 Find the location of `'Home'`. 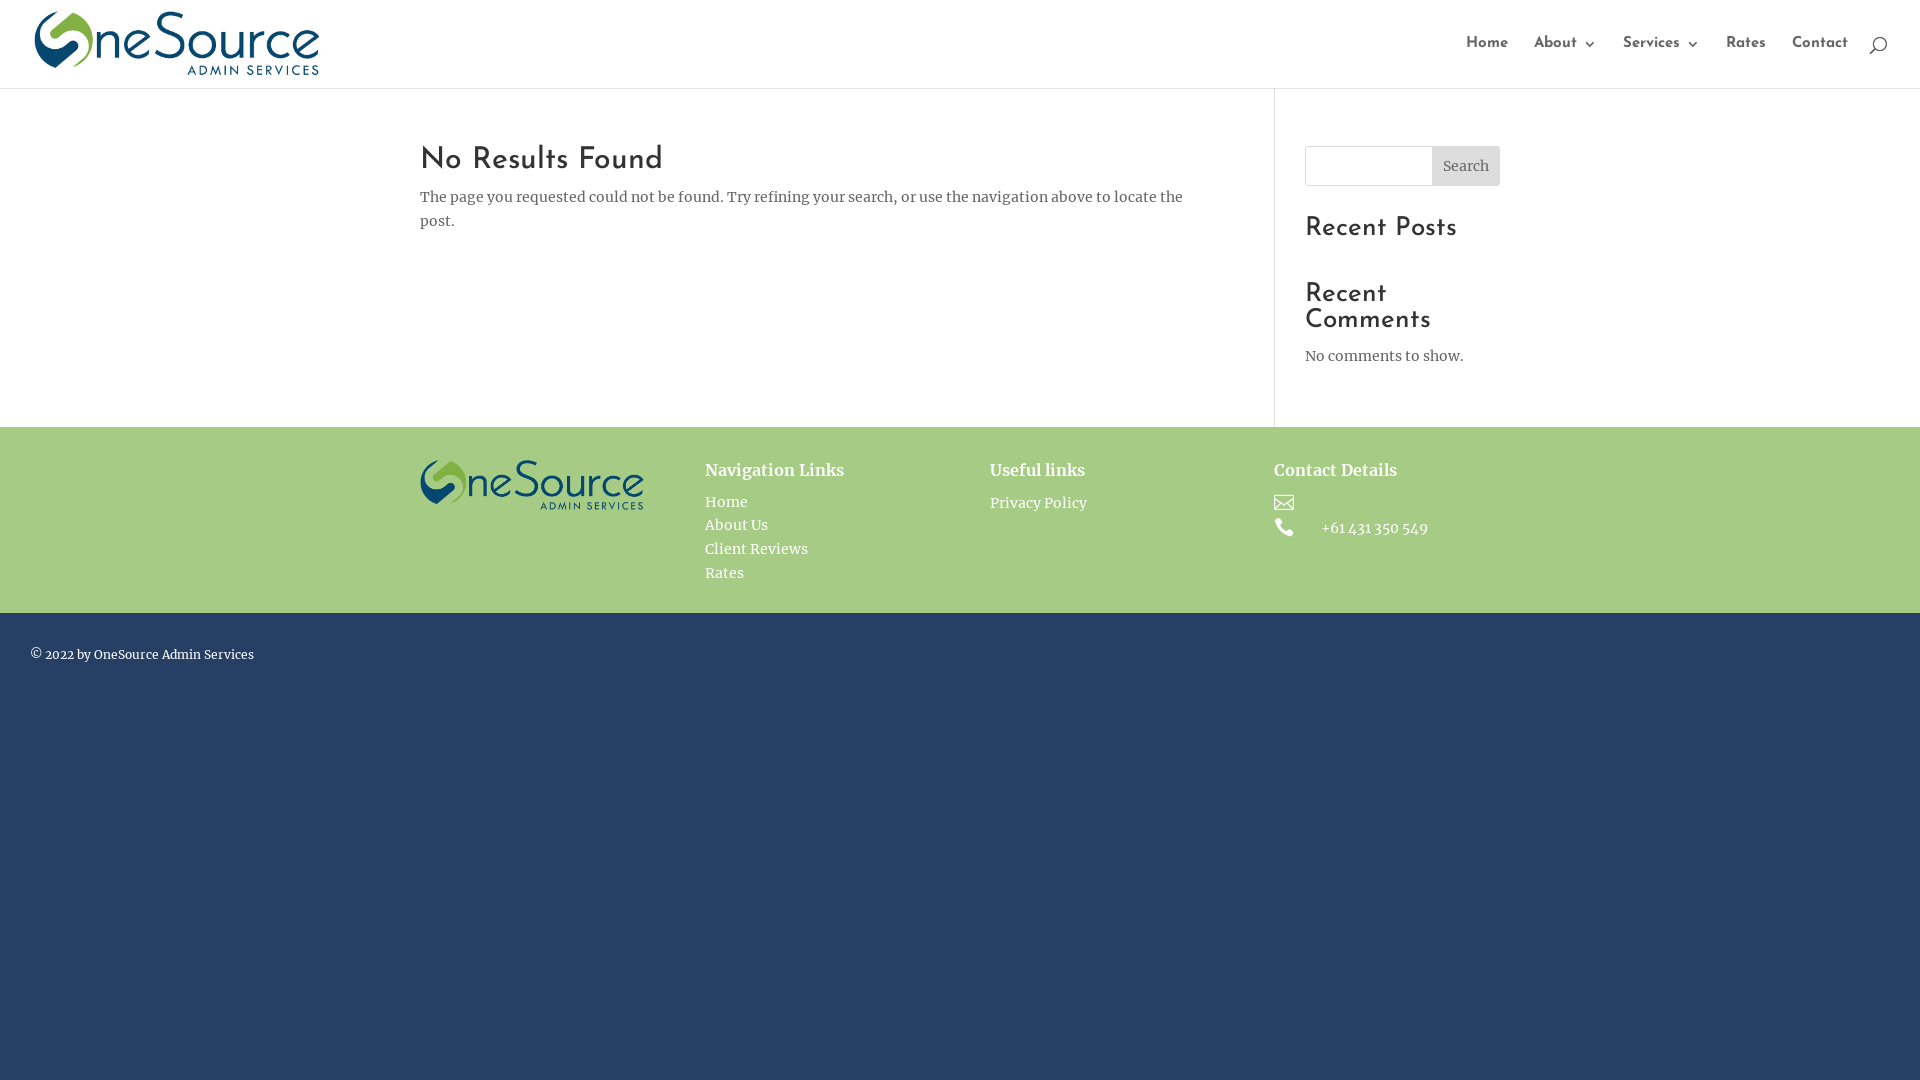

'Home' is located at coordinates (1487, 61).